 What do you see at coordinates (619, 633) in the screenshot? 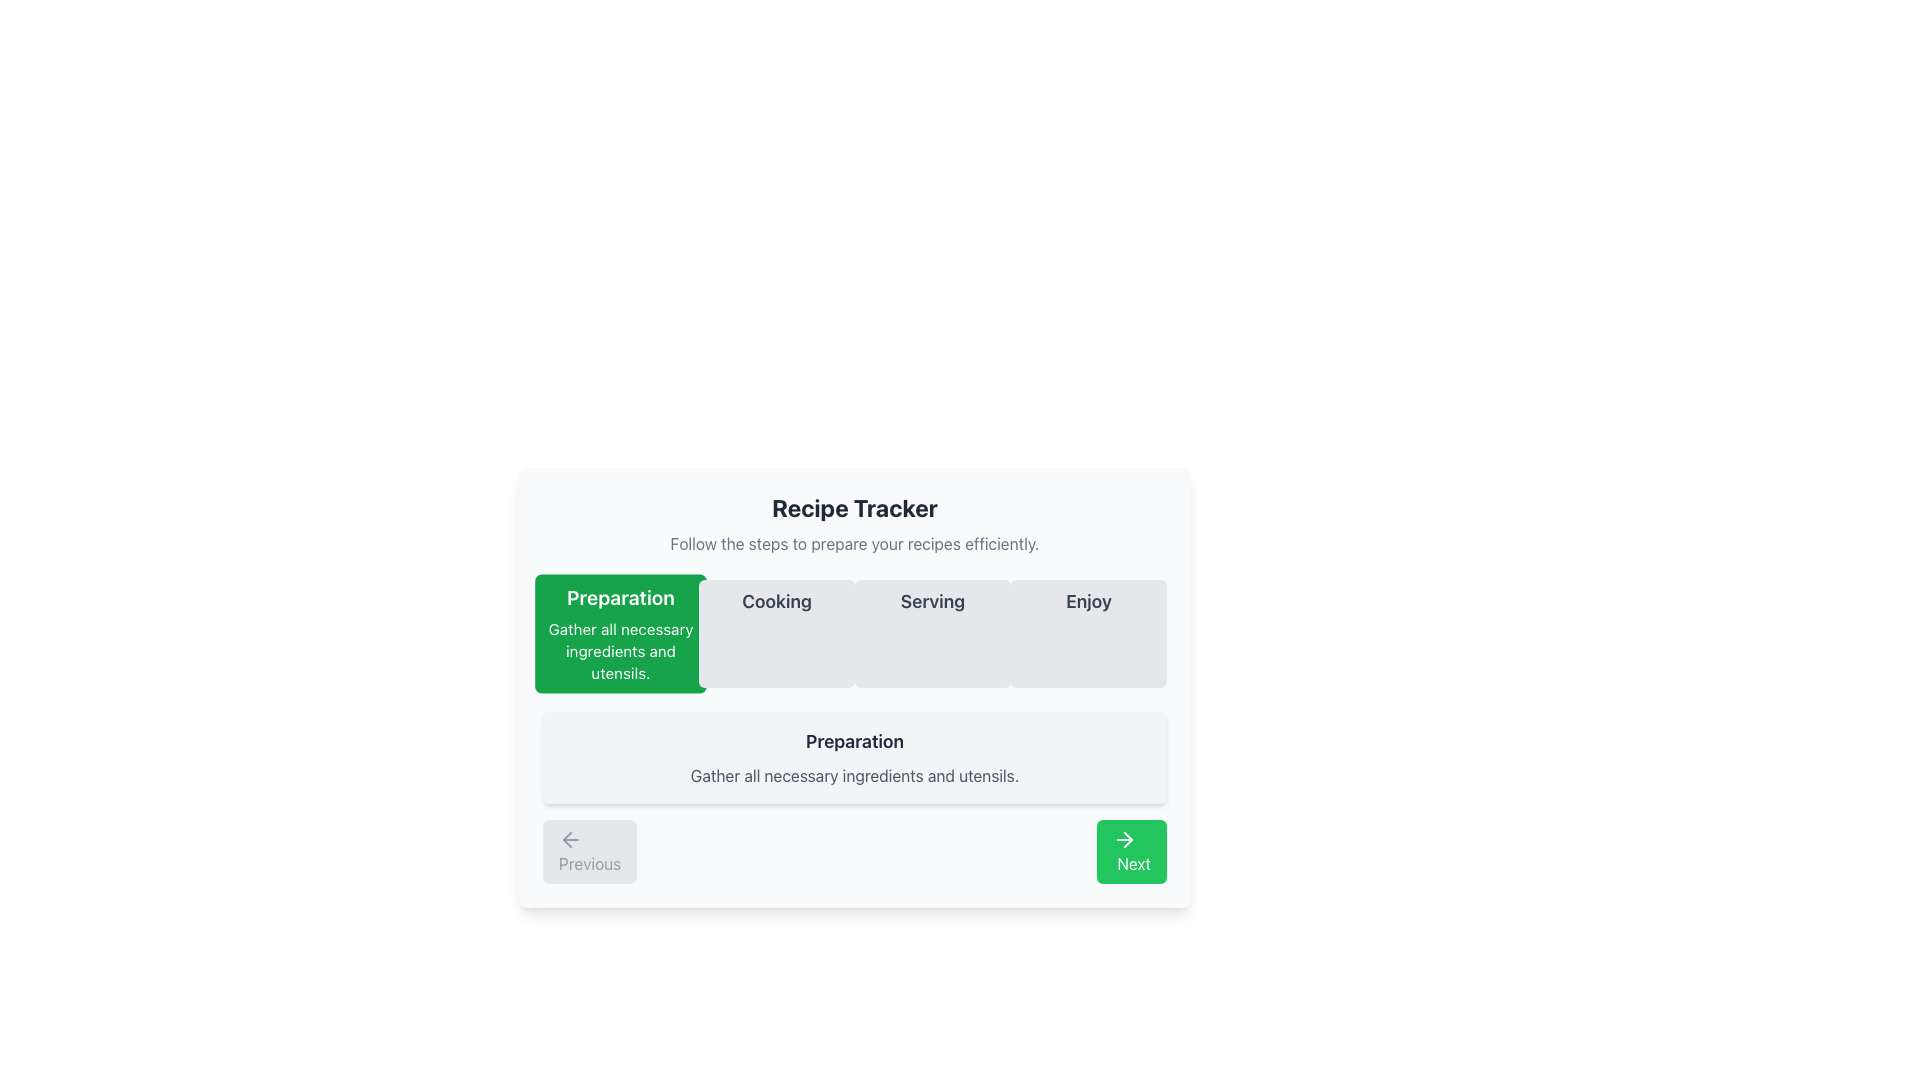
I see `the green 'Preparation' button, which contains the bold text 'Preparation' and additional instructions below, to indicate focus` at bounding box center [619, 633].